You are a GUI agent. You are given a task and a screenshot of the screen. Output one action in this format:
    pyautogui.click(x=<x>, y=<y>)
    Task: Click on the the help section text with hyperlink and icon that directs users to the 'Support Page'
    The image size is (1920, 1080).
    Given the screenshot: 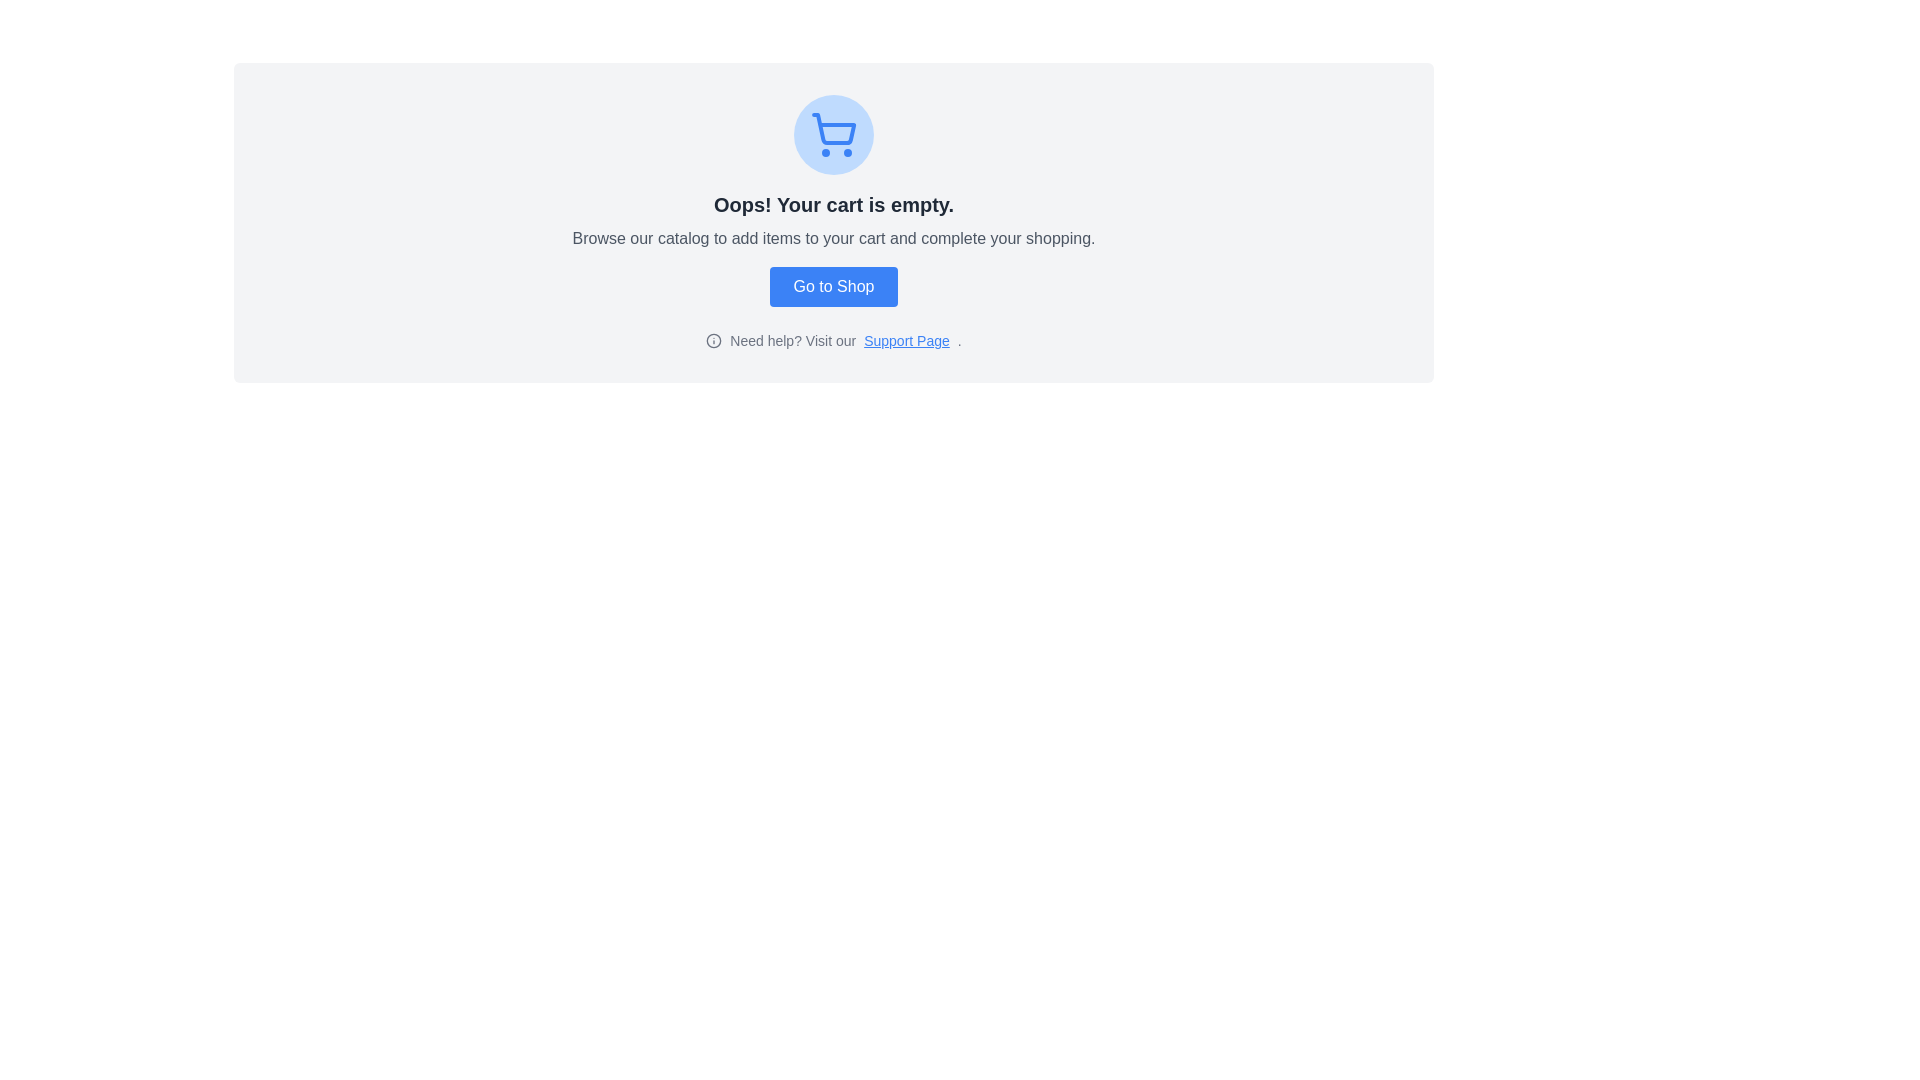 What is the action you would take?
    pyautogui.click(x=834, y=339)
    